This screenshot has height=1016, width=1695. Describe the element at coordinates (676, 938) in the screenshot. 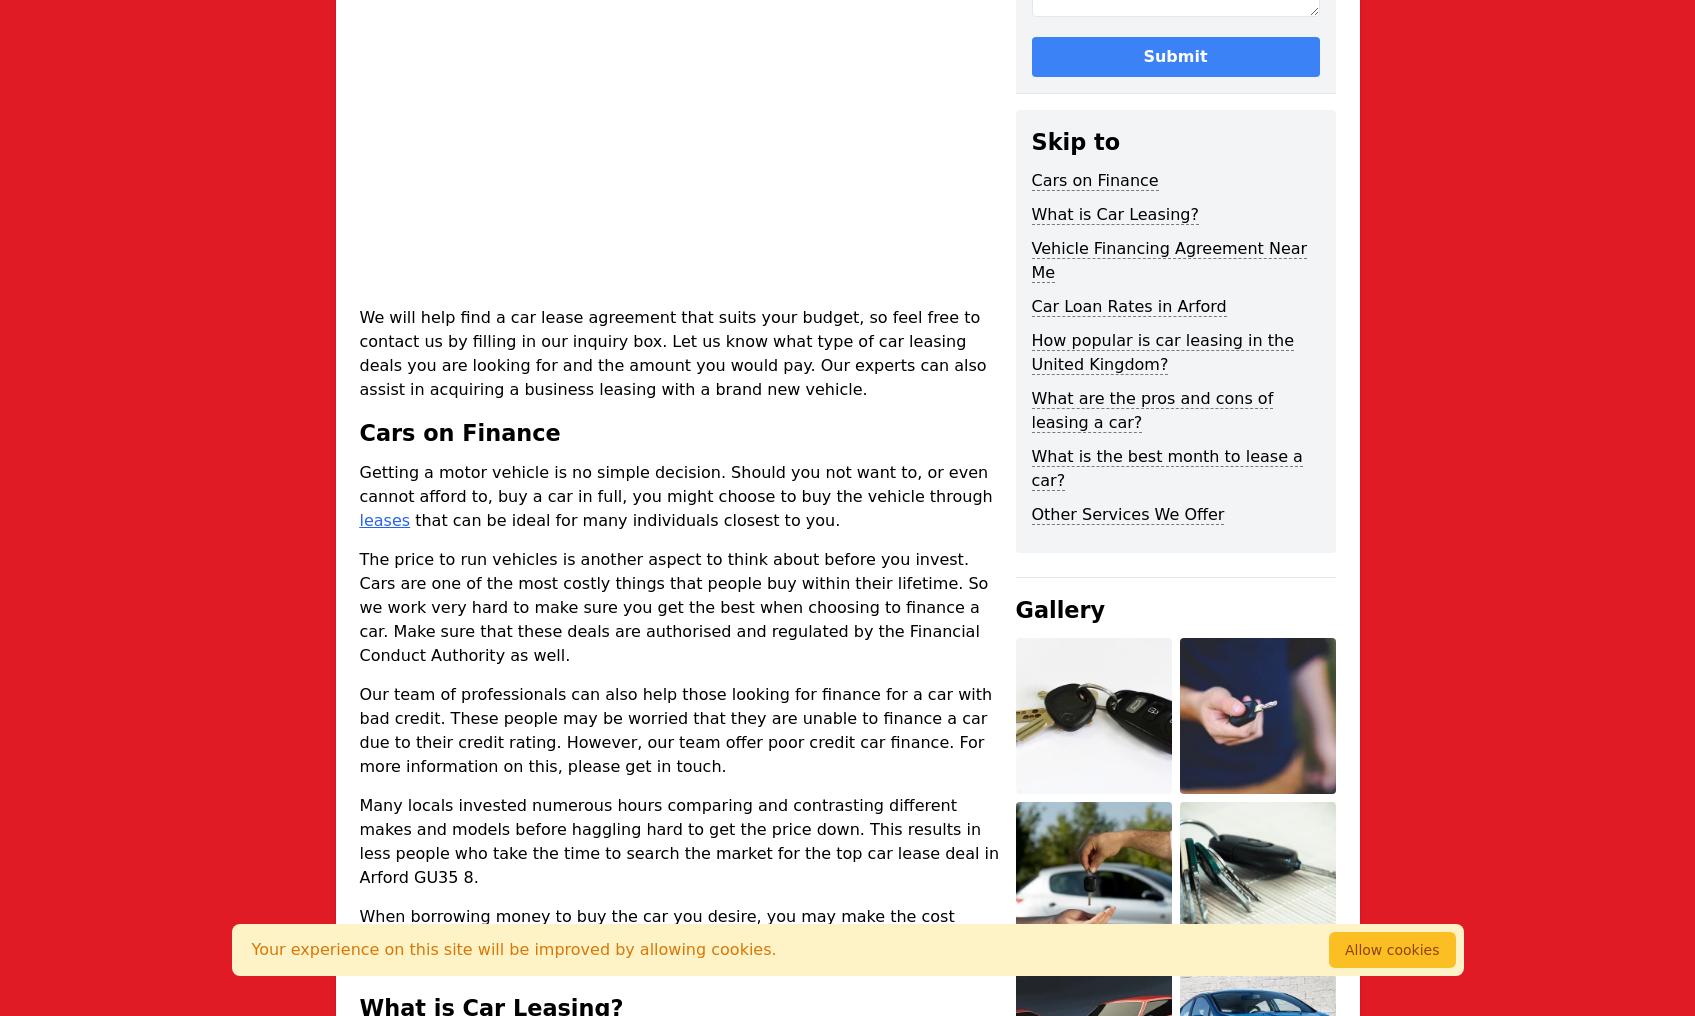

I see `'When borrowing money to buy the car you desire, you may make the cost more expensive in the end. So it is imperative to analyse interest rates and the fees available to be sure you do not pay more than you need.'` at that location.